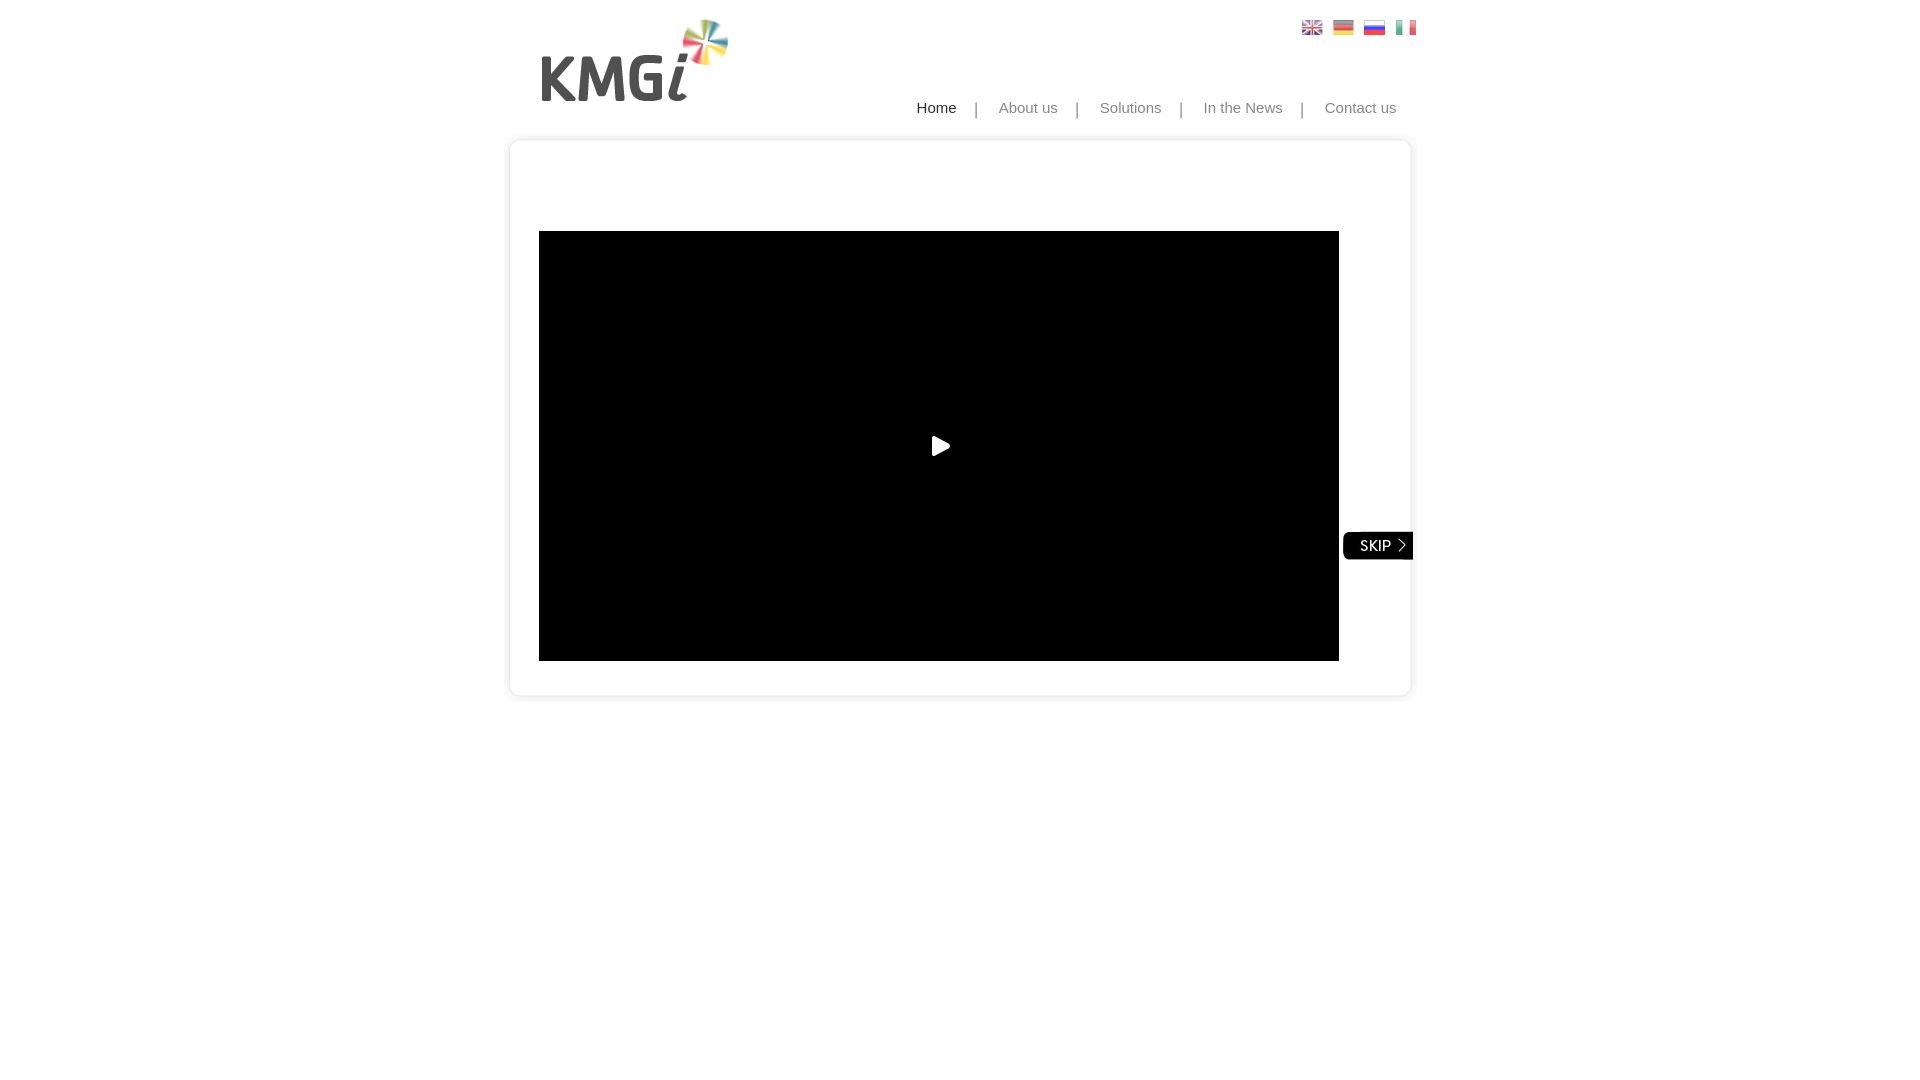  What do you see at coordinates (1333, 27) in the screenshot?
I see `'German'` at bounding box center [1333, 27].